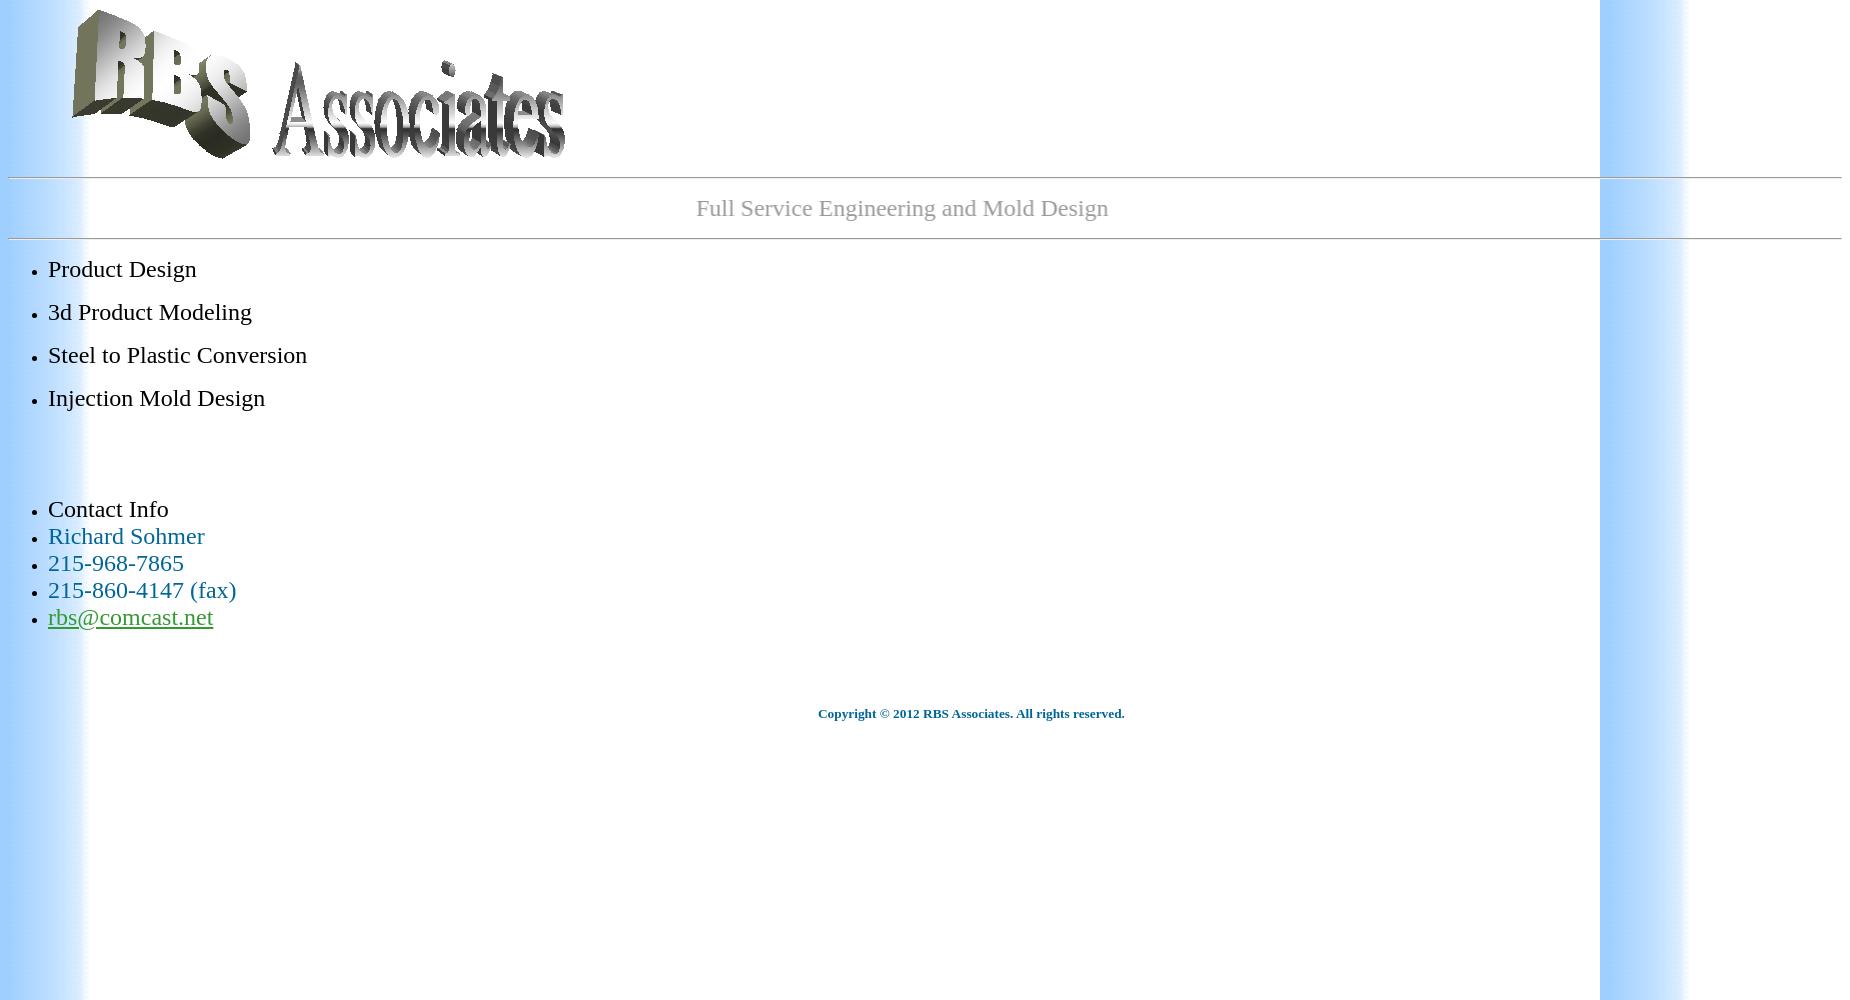 This screenshot has width=1850, height=1000. What do you see at coordinates (46, 536) in the screenshot?
I see `'Richard Sohmer'` at bounding box center [46, 536].